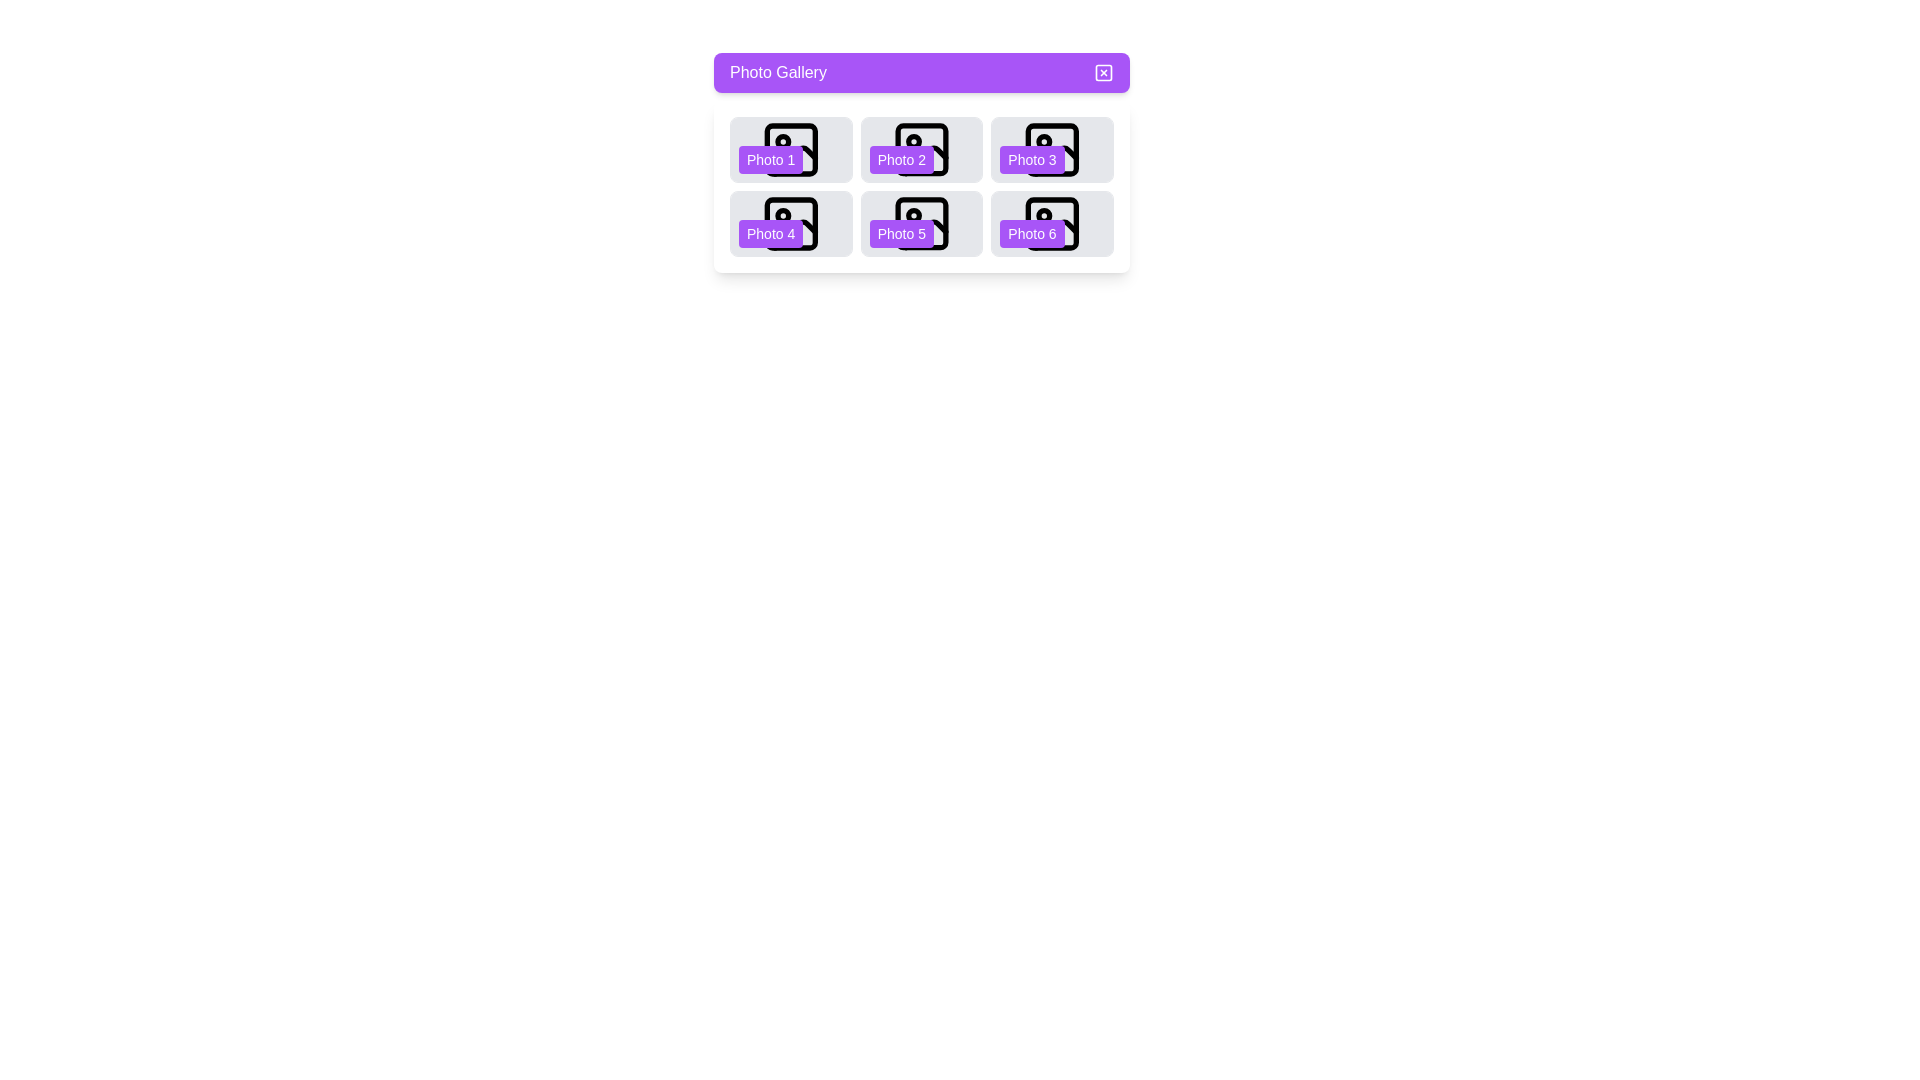 The width and height of the screenshot is (1920, 1080). Describe the element at coordinates (920, 72) in the screenshot. I see `the 'Photo Gallery' button to toggle the menu open or closed` at that location.